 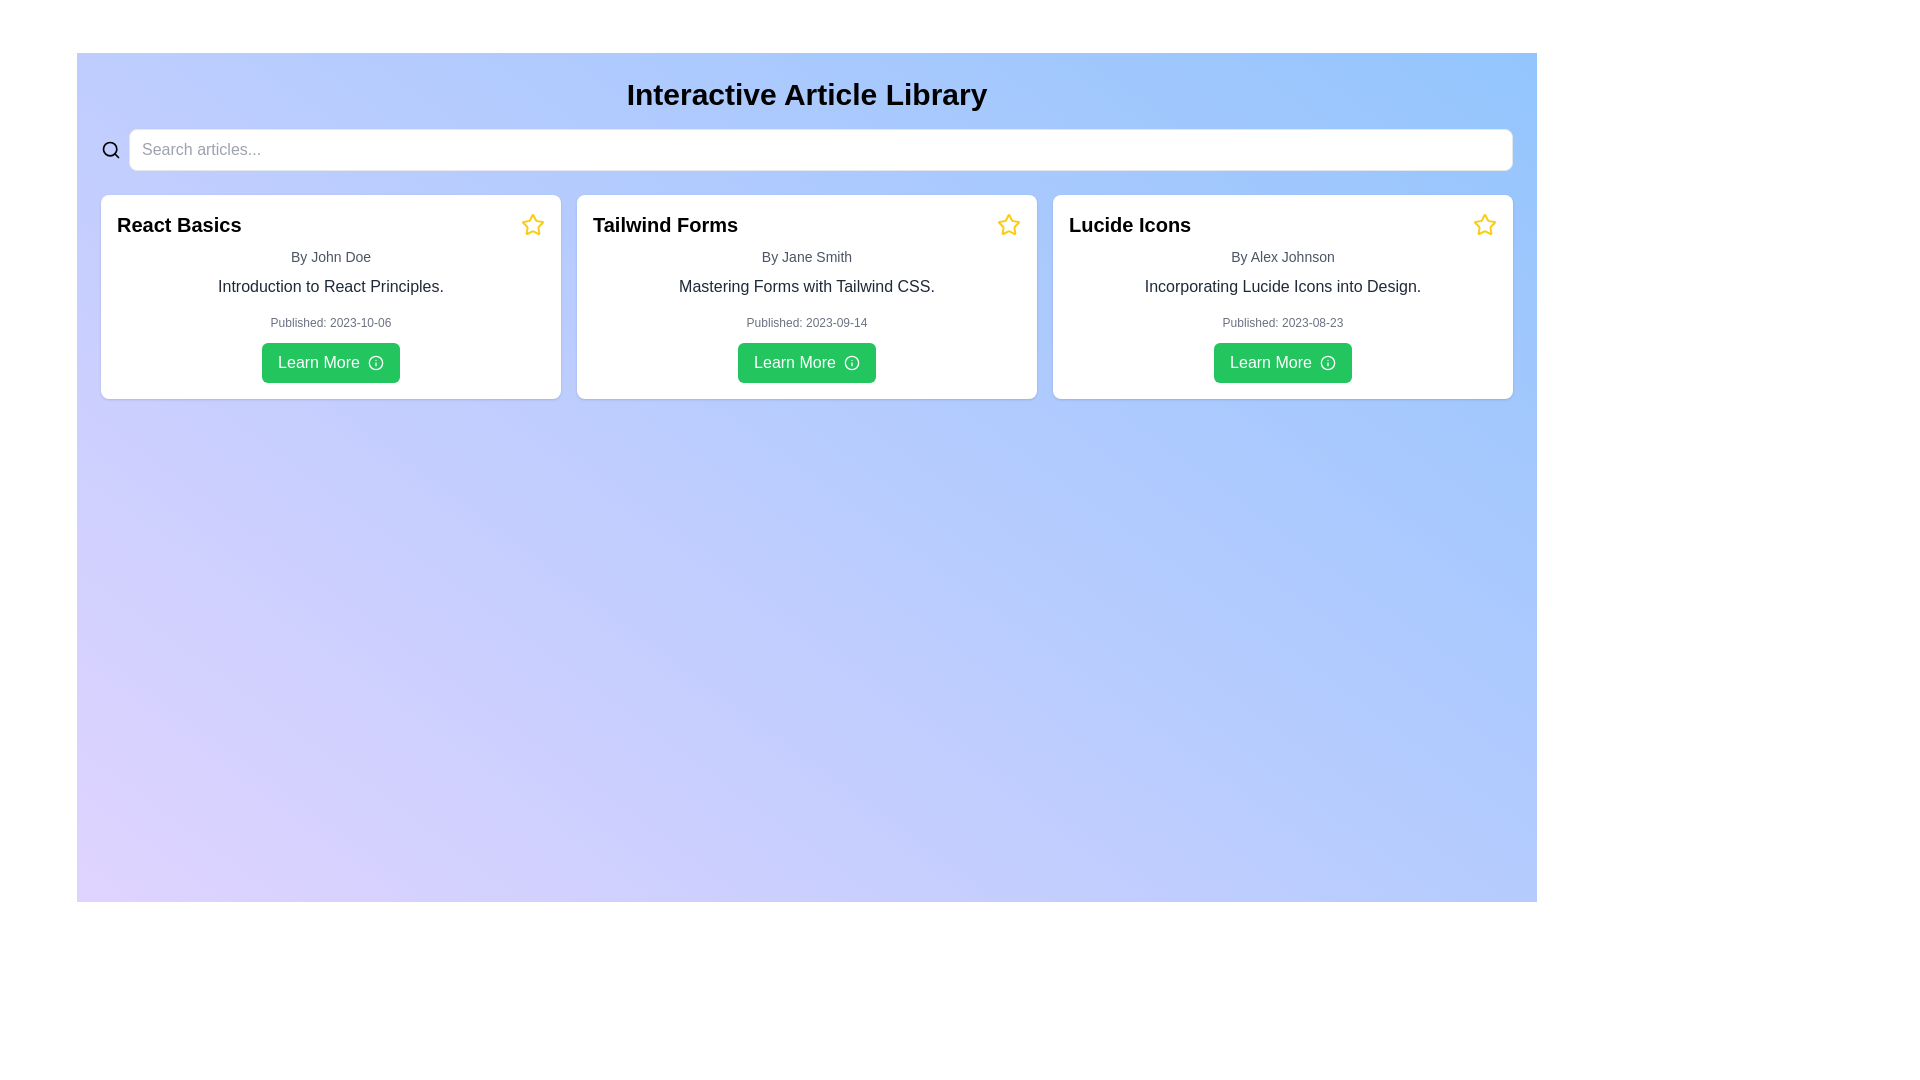 What do you see at coordinates (1282, 256) in the screenshot?
I see `the text label that reads 'By Alex Johnson.' which is styled in a small, gray font and located below the title 'Lucide Icons.'` at bounding box center [1282, 256].